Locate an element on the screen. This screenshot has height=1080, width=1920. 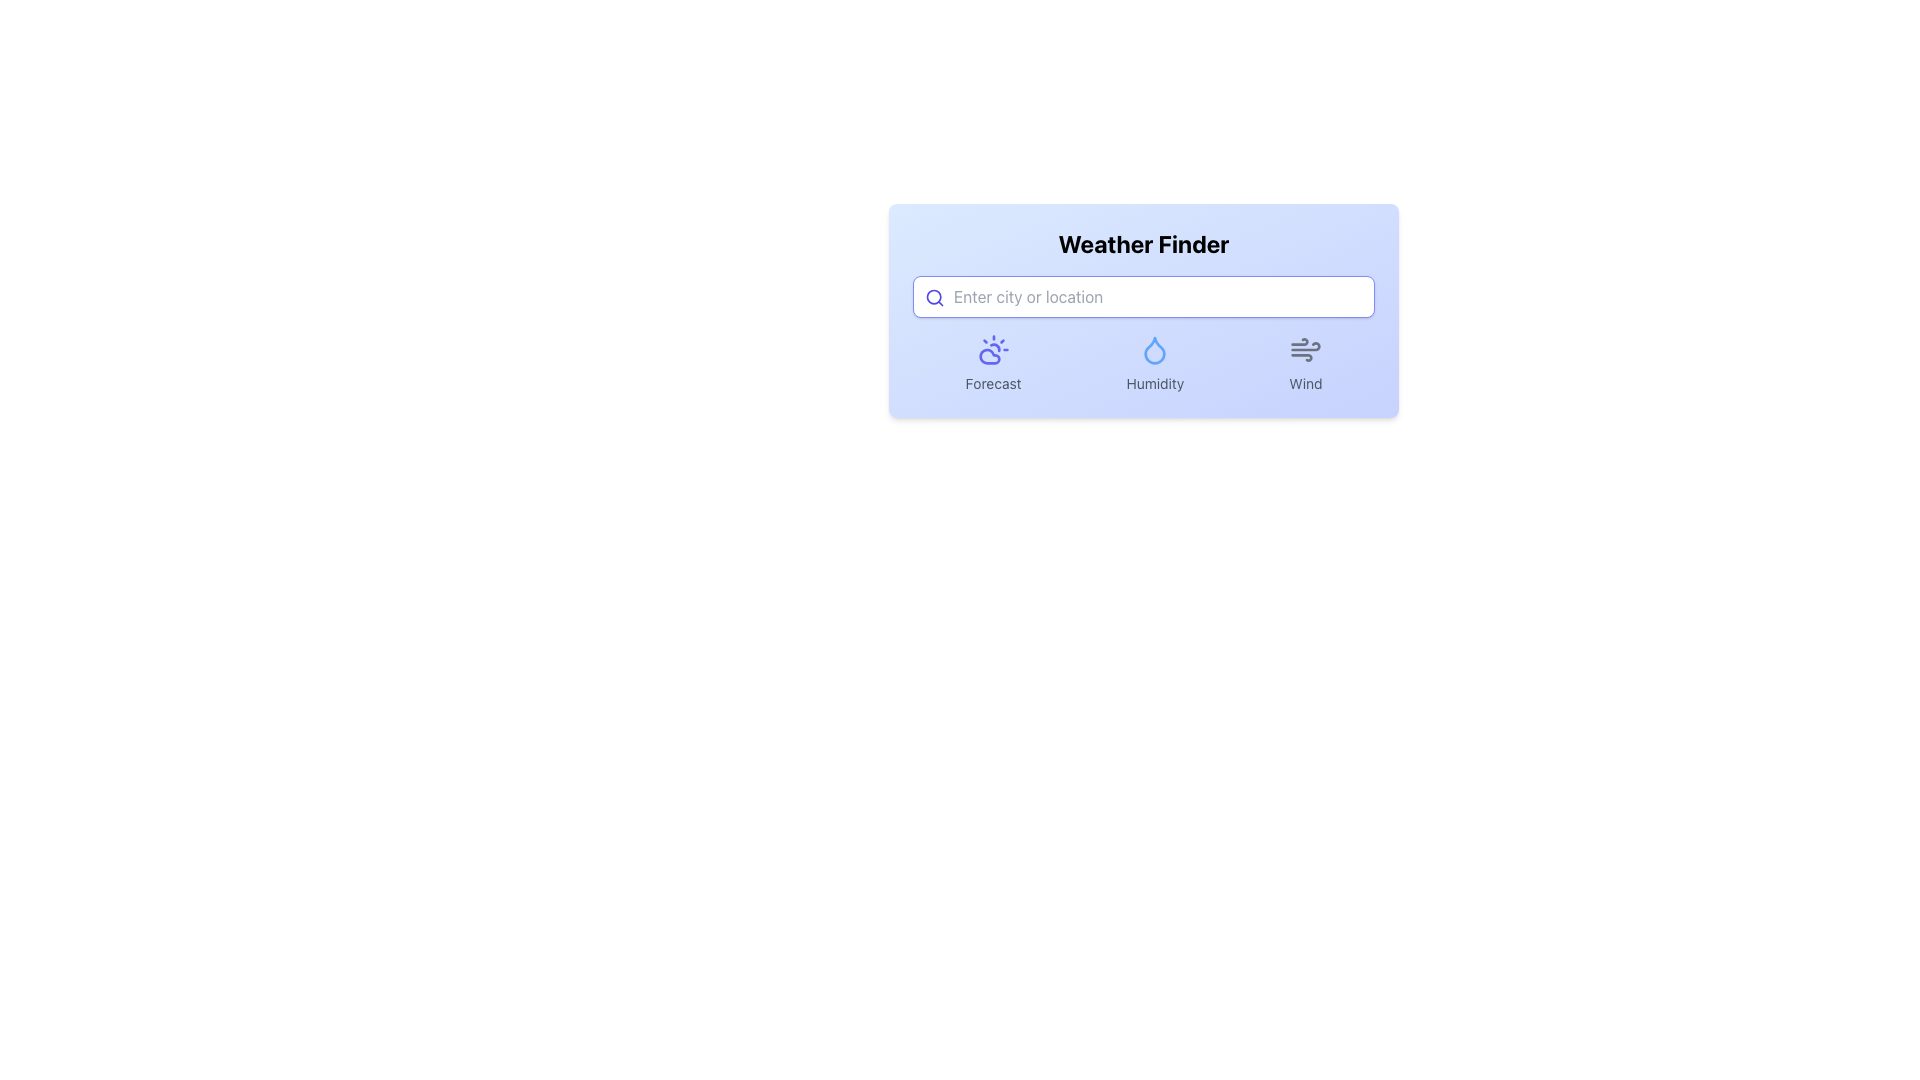
the information displayed on the Label with Icon, which serves as a visual indicator for weather forecasting located to the left of the 'Humidity' and 'Wind' panels is located at coordinates (993, 363).